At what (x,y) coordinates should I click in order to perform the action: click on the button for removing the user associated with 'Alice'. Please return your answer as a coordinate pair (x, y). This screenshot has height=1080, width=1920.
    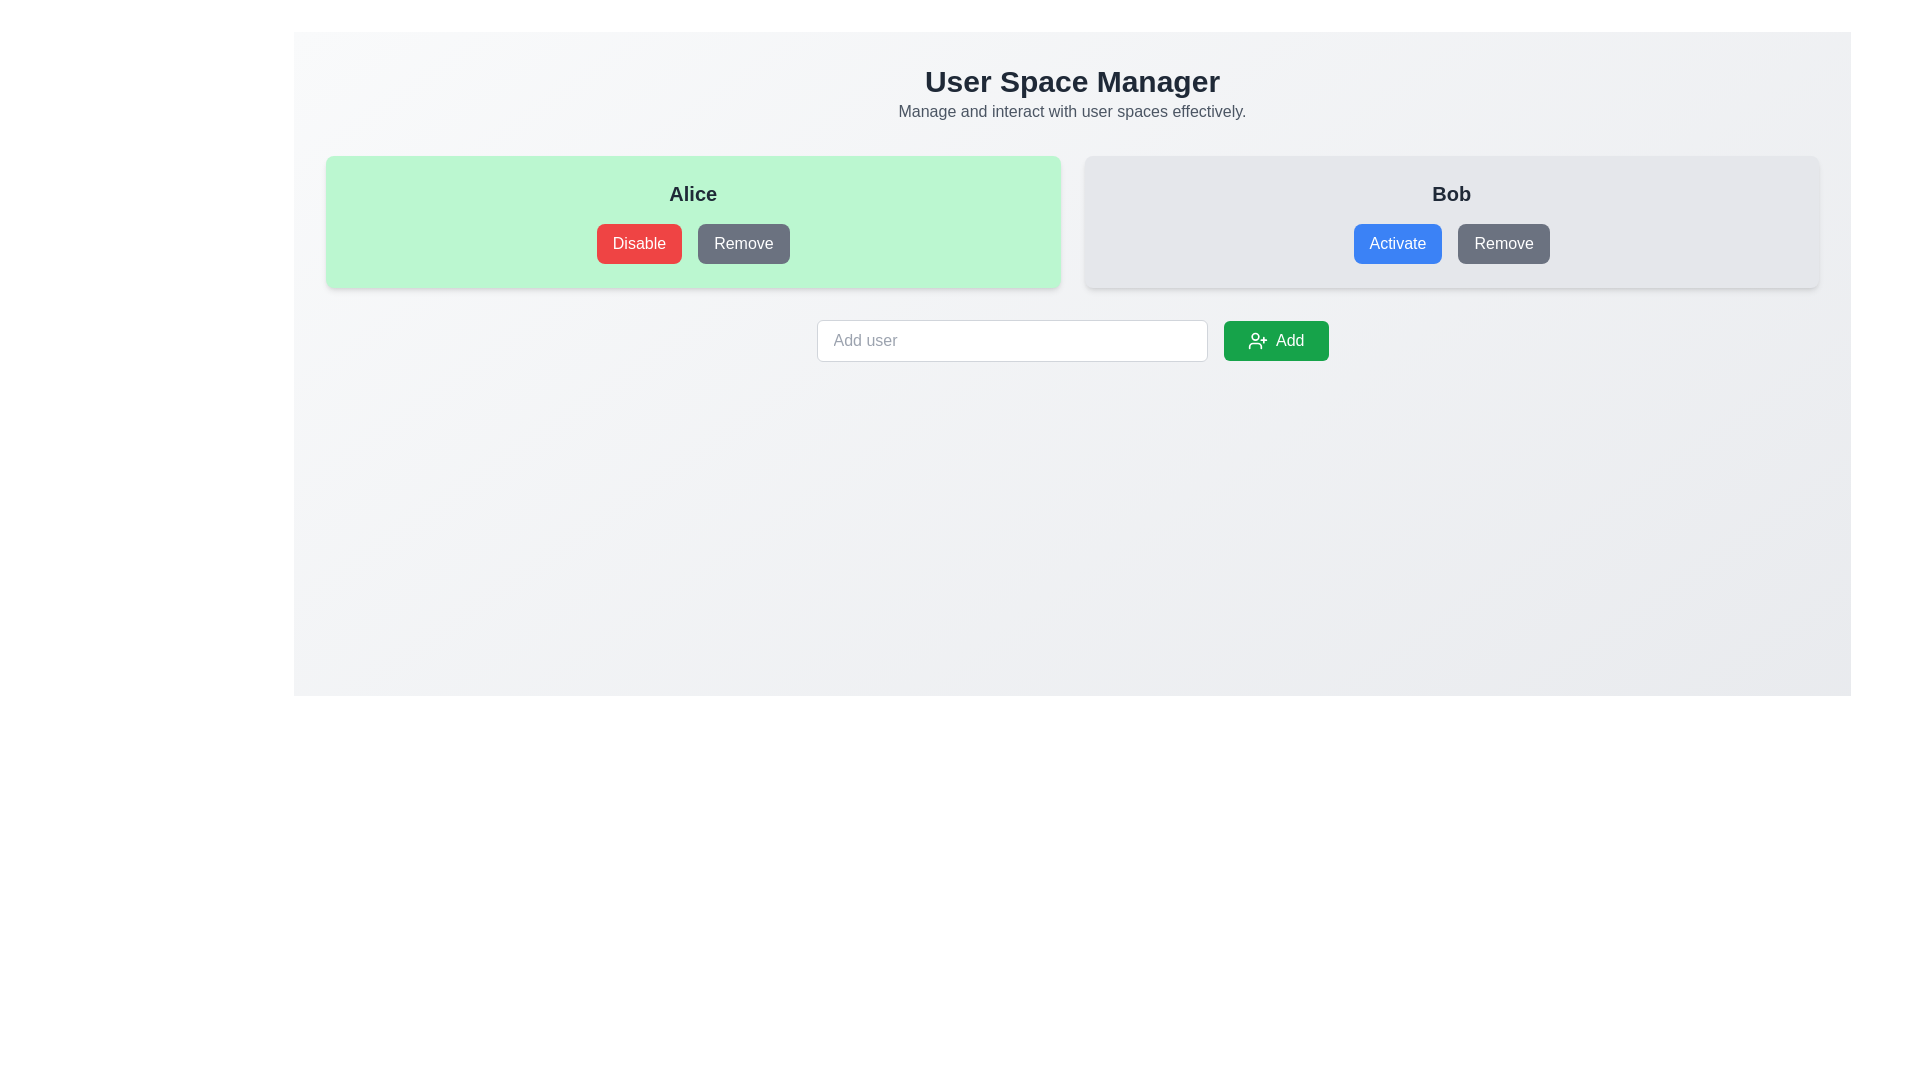
    Looking at the image, I should click on (743, 242).